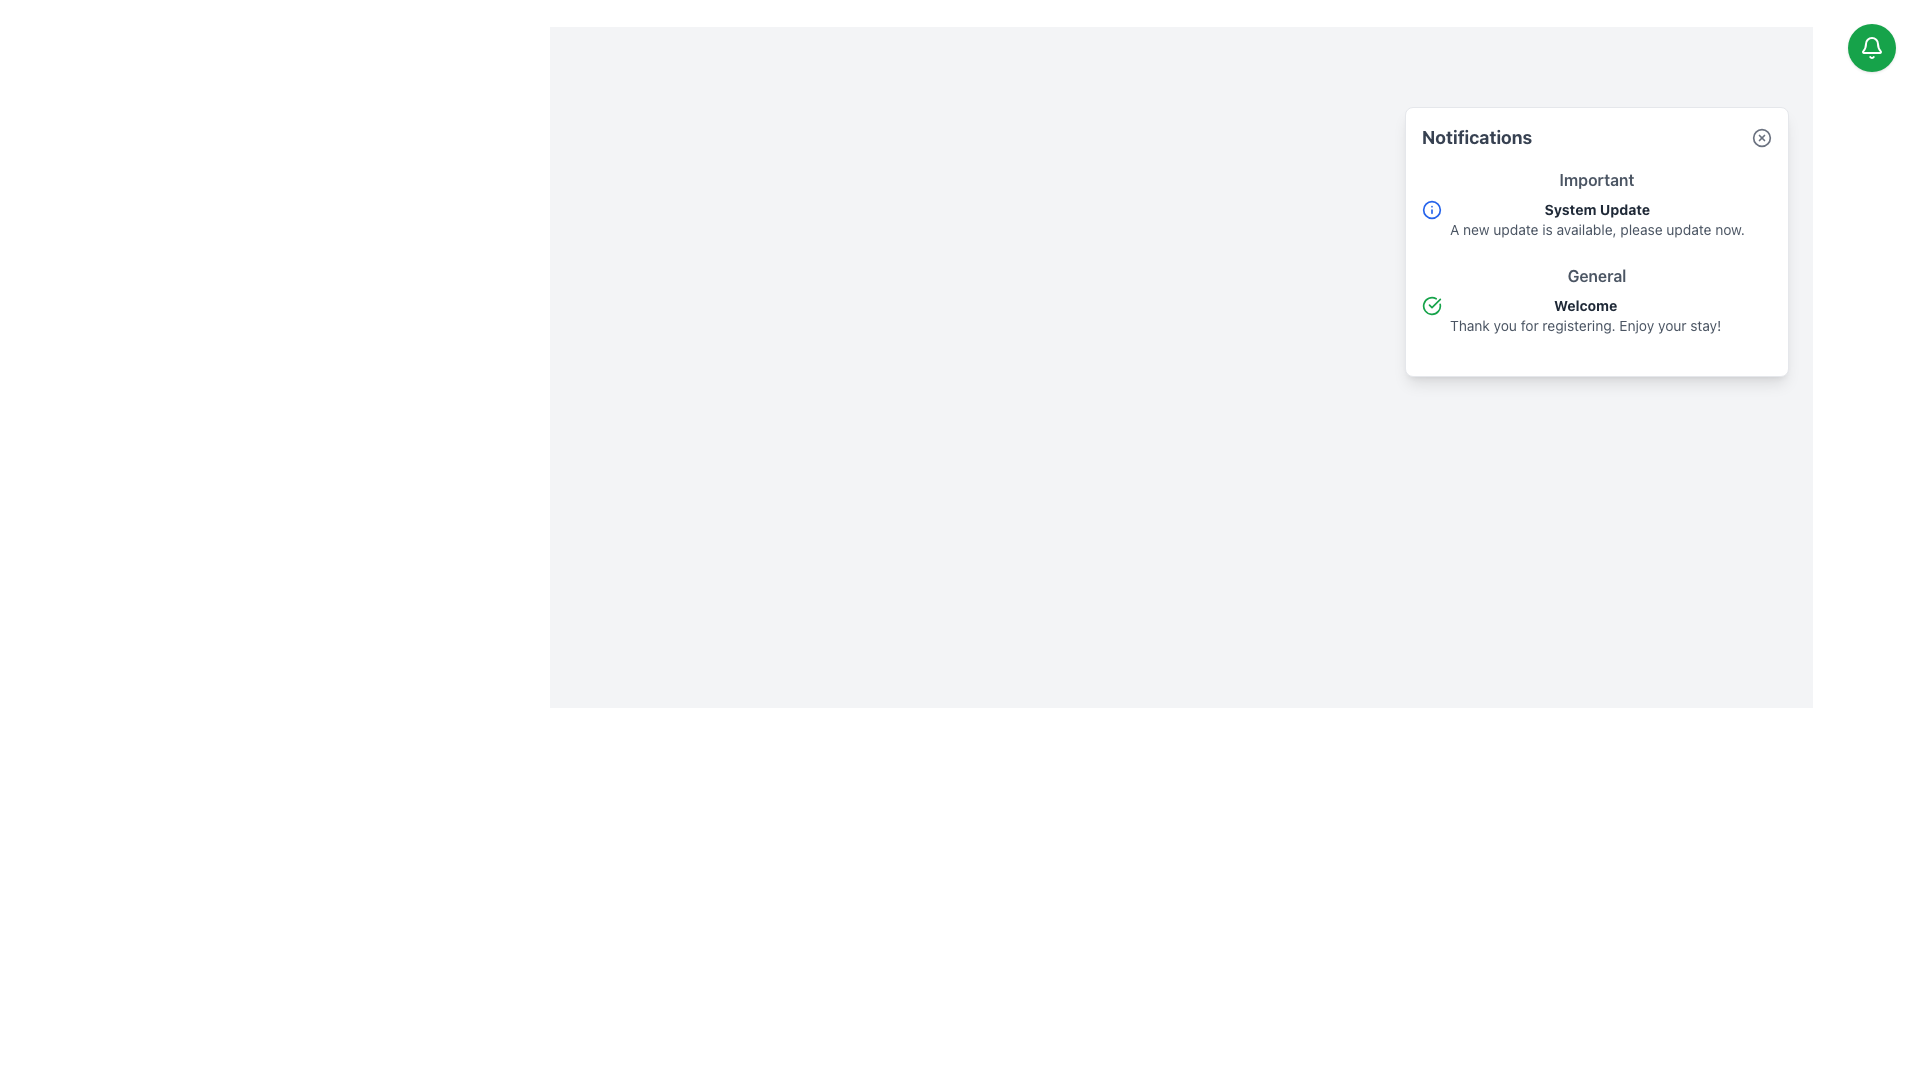 This screenshot has height=1080, width=1920. I want to click on the important message notification located in the notifications panel, right below the 'Important' header, so click(1596, 219).